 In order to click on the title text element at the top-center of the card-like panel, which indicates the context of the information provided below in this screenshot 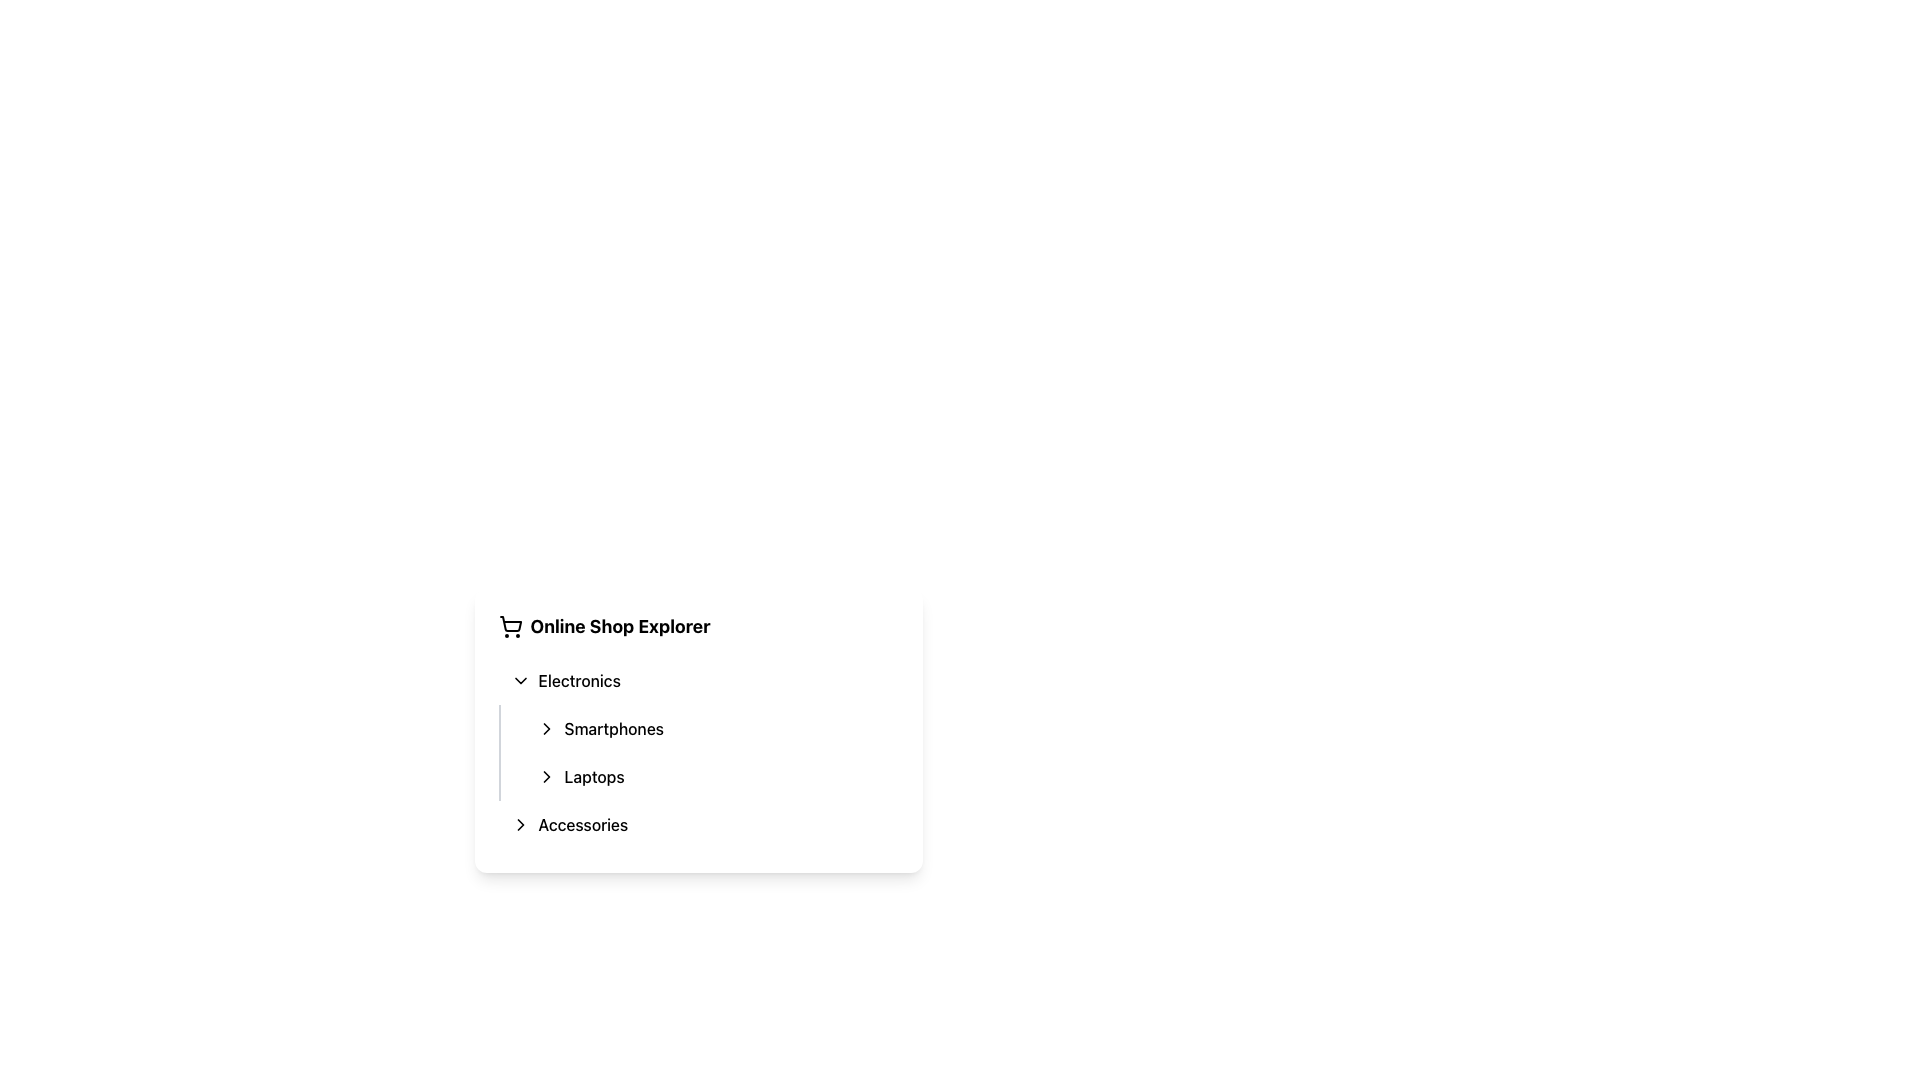, I will do `click(698, 626)`.